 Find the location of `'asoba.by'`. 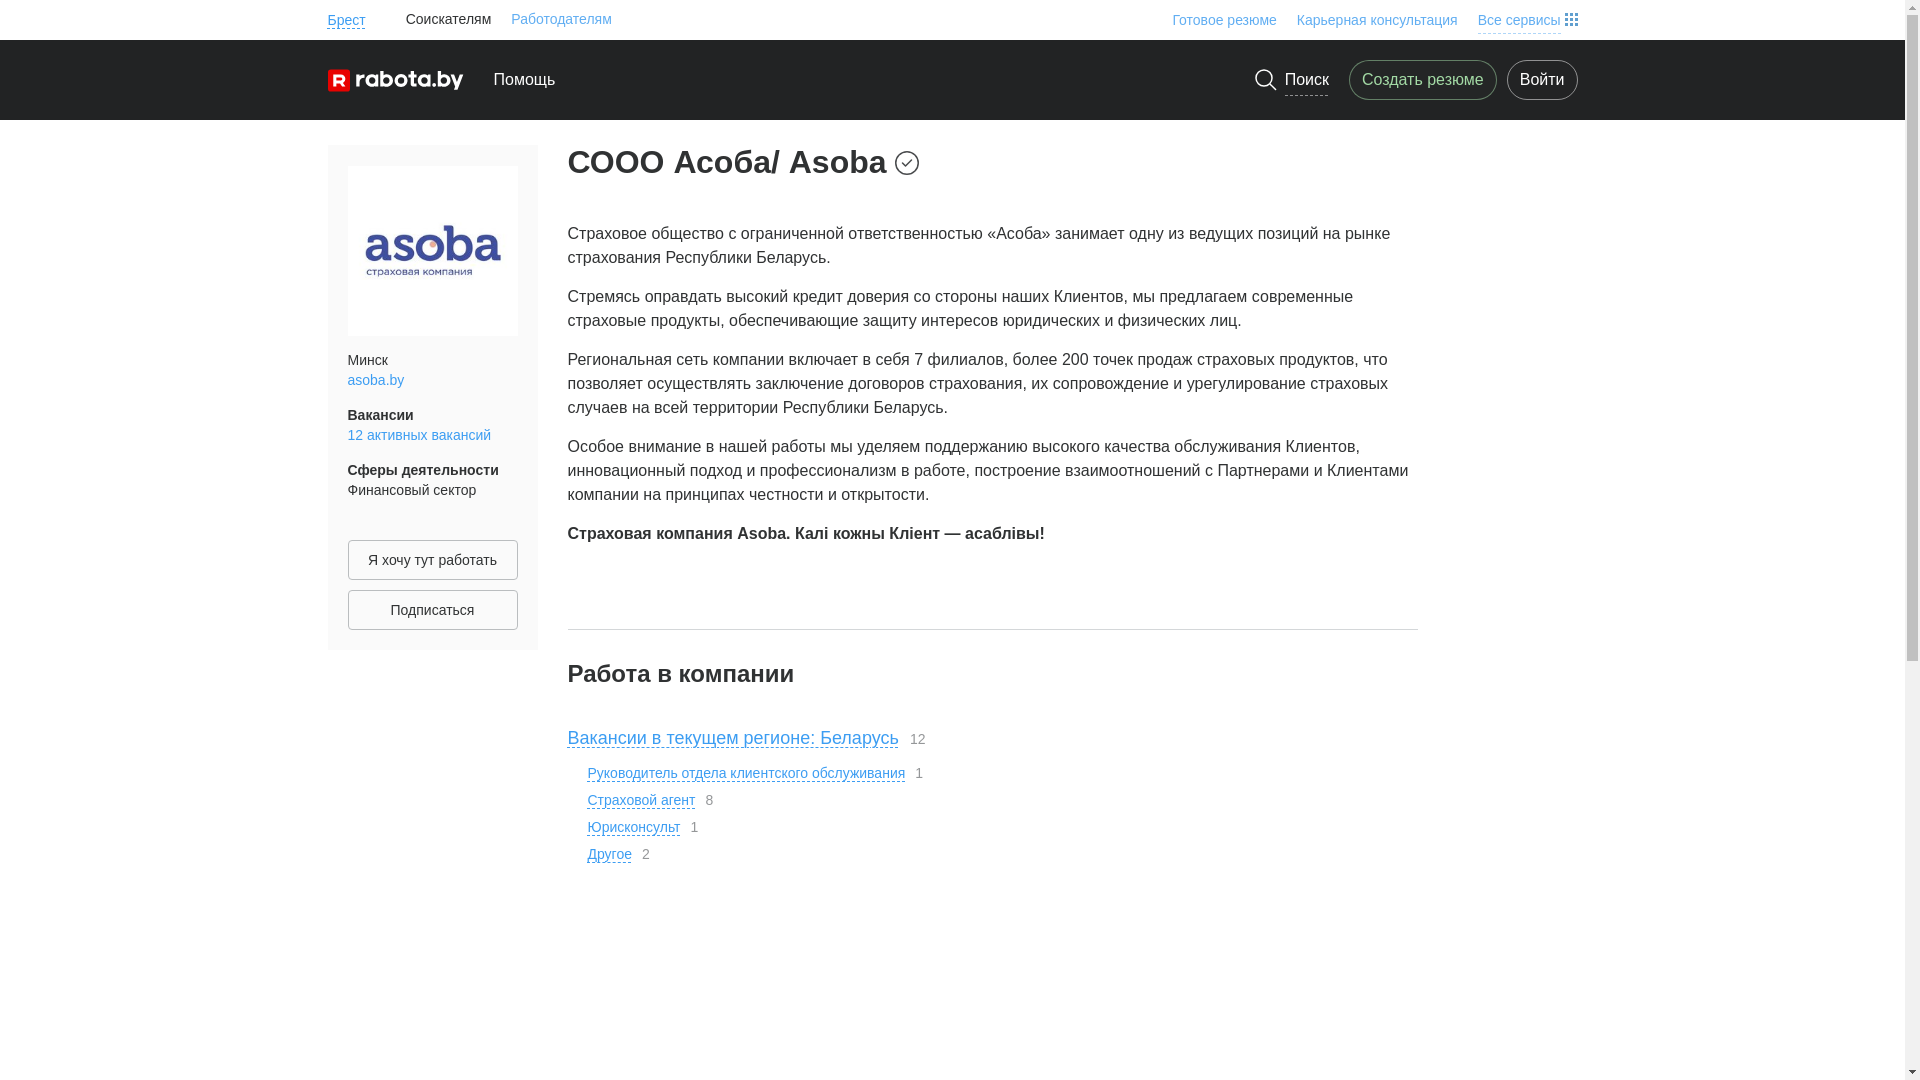

'asoba.by' is located at coordinates (376, 380).